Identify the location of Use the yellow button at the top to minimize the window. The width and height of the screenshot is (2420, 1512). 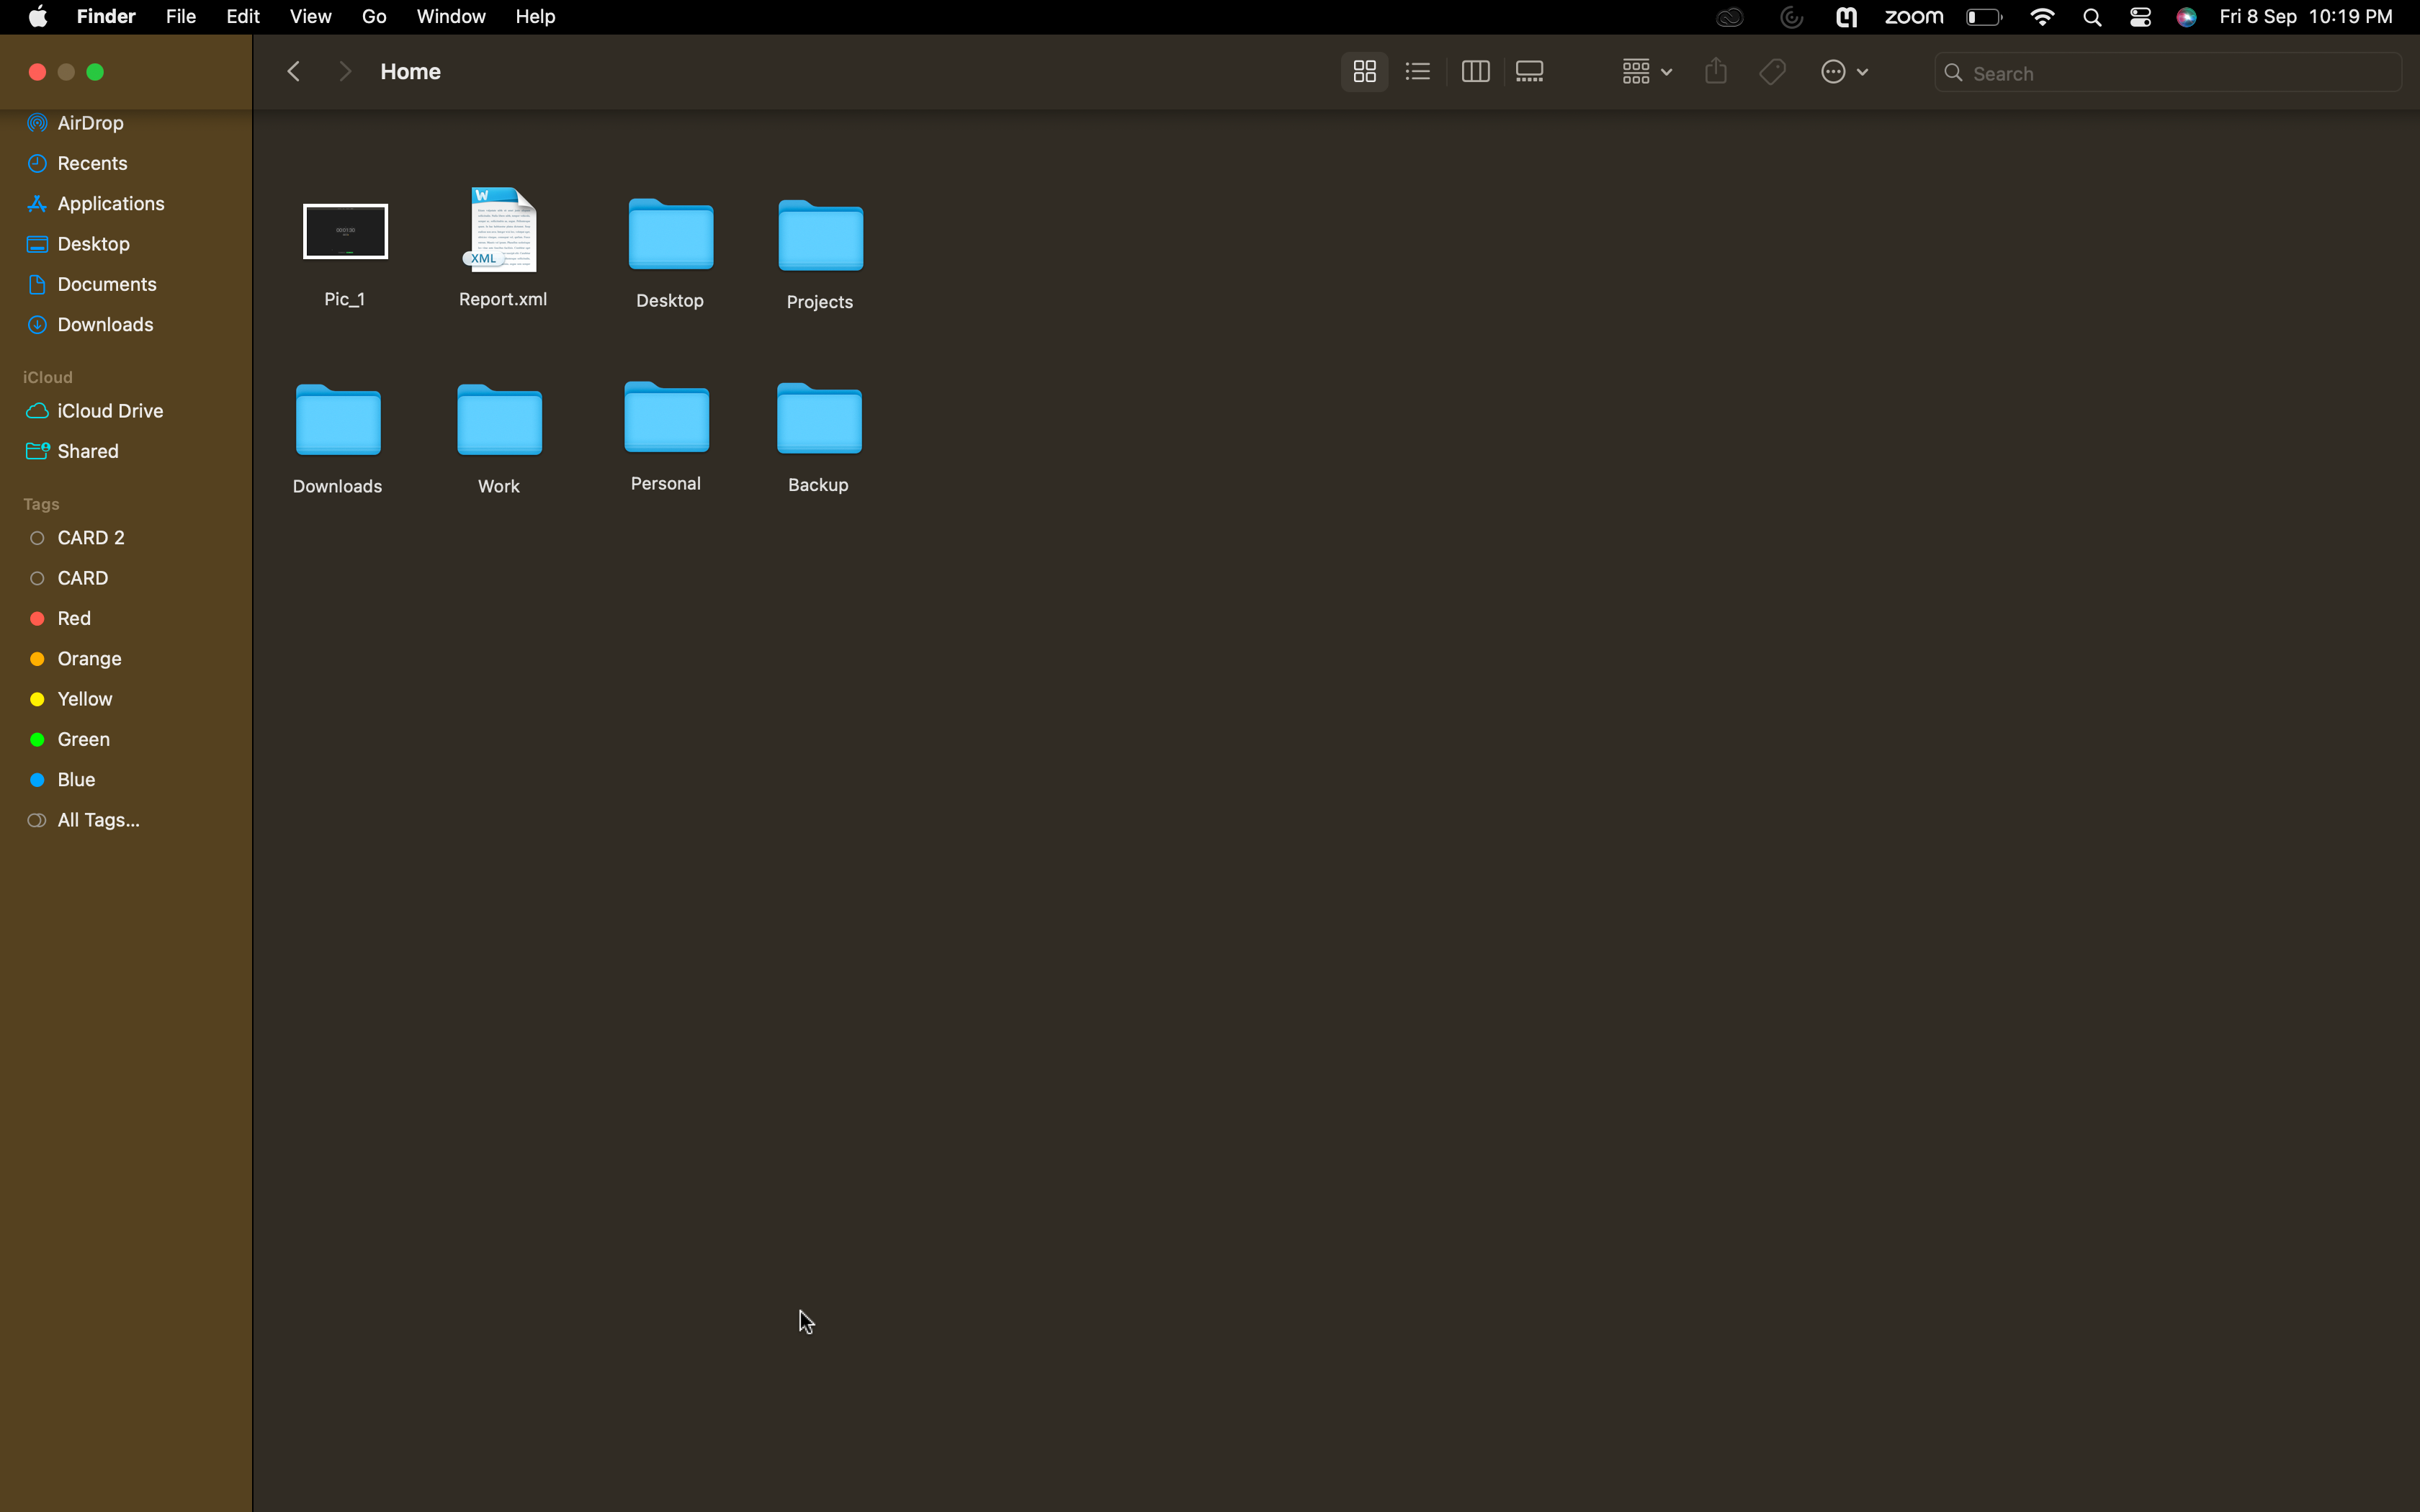
(97, 73).